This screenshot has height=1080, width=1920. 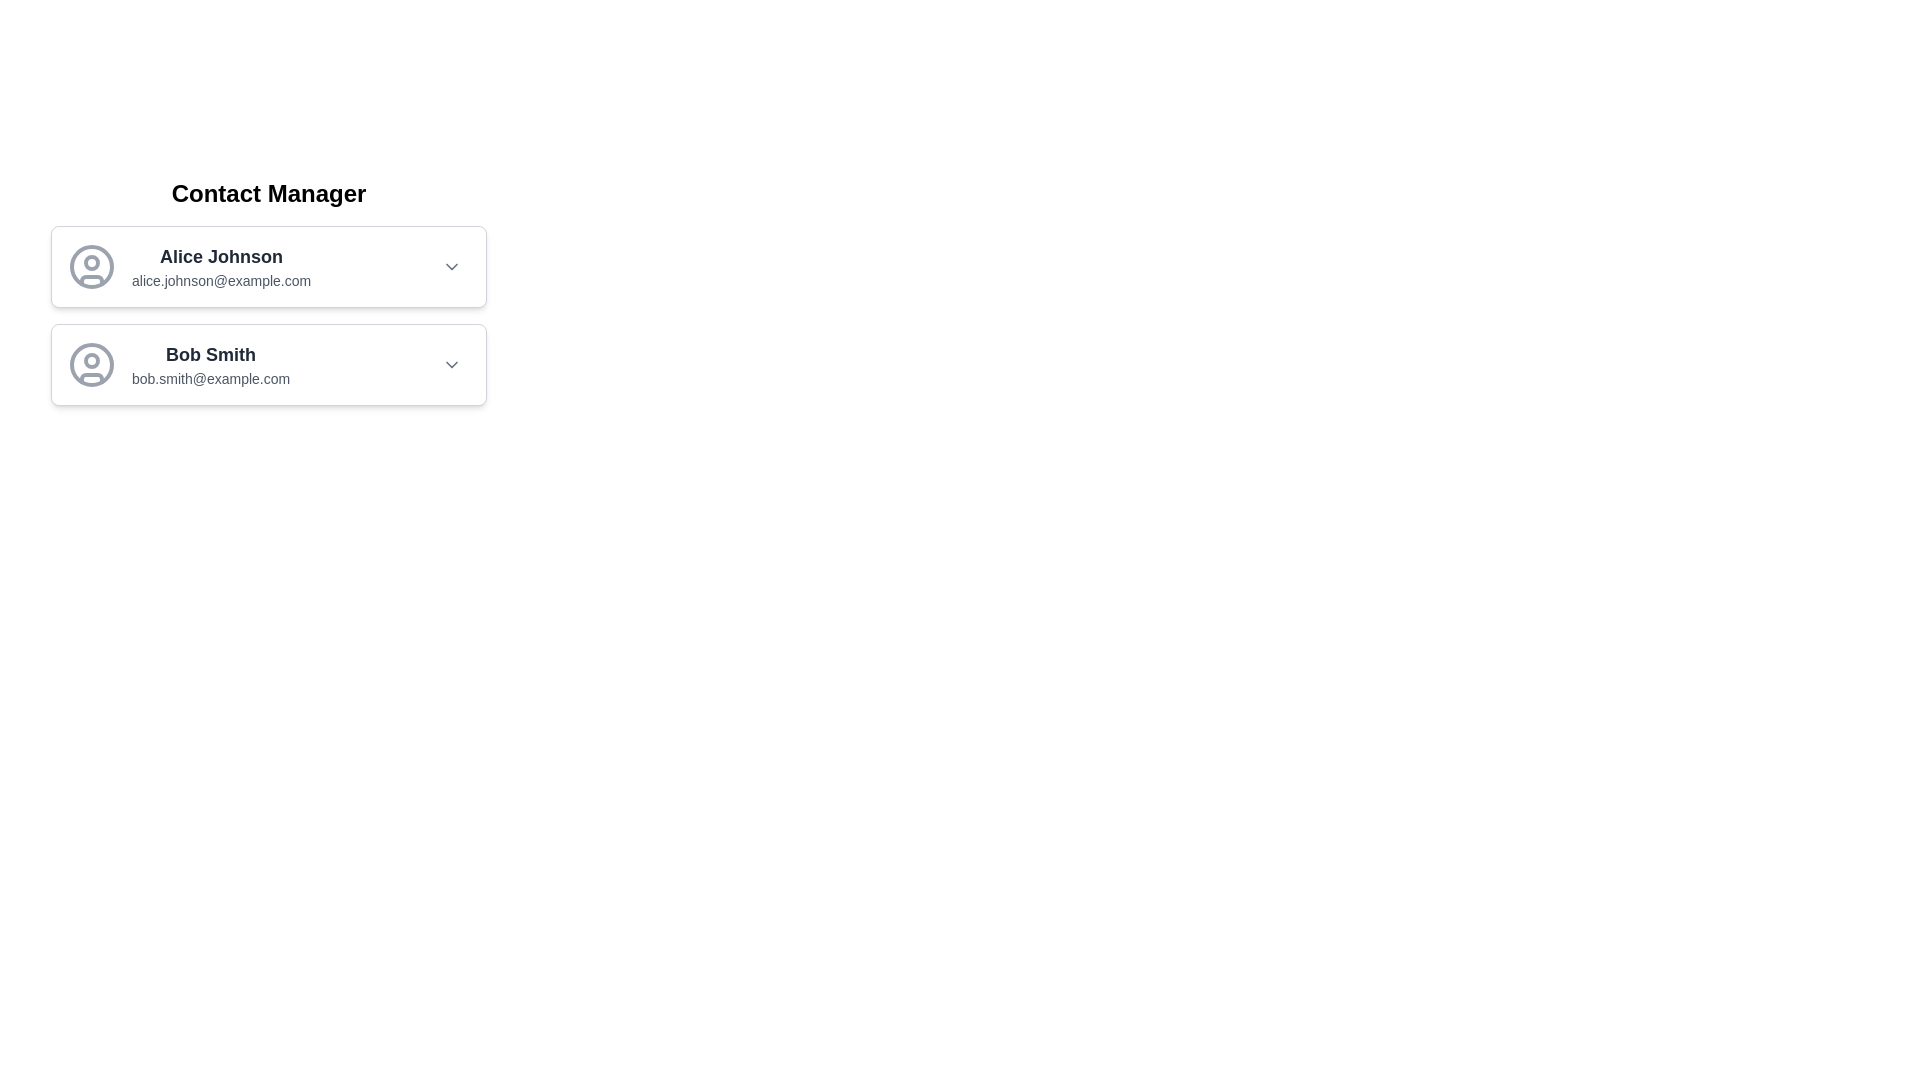 I want to click on the user profile display for 'Bob Smith', so click(x=179, y=365).